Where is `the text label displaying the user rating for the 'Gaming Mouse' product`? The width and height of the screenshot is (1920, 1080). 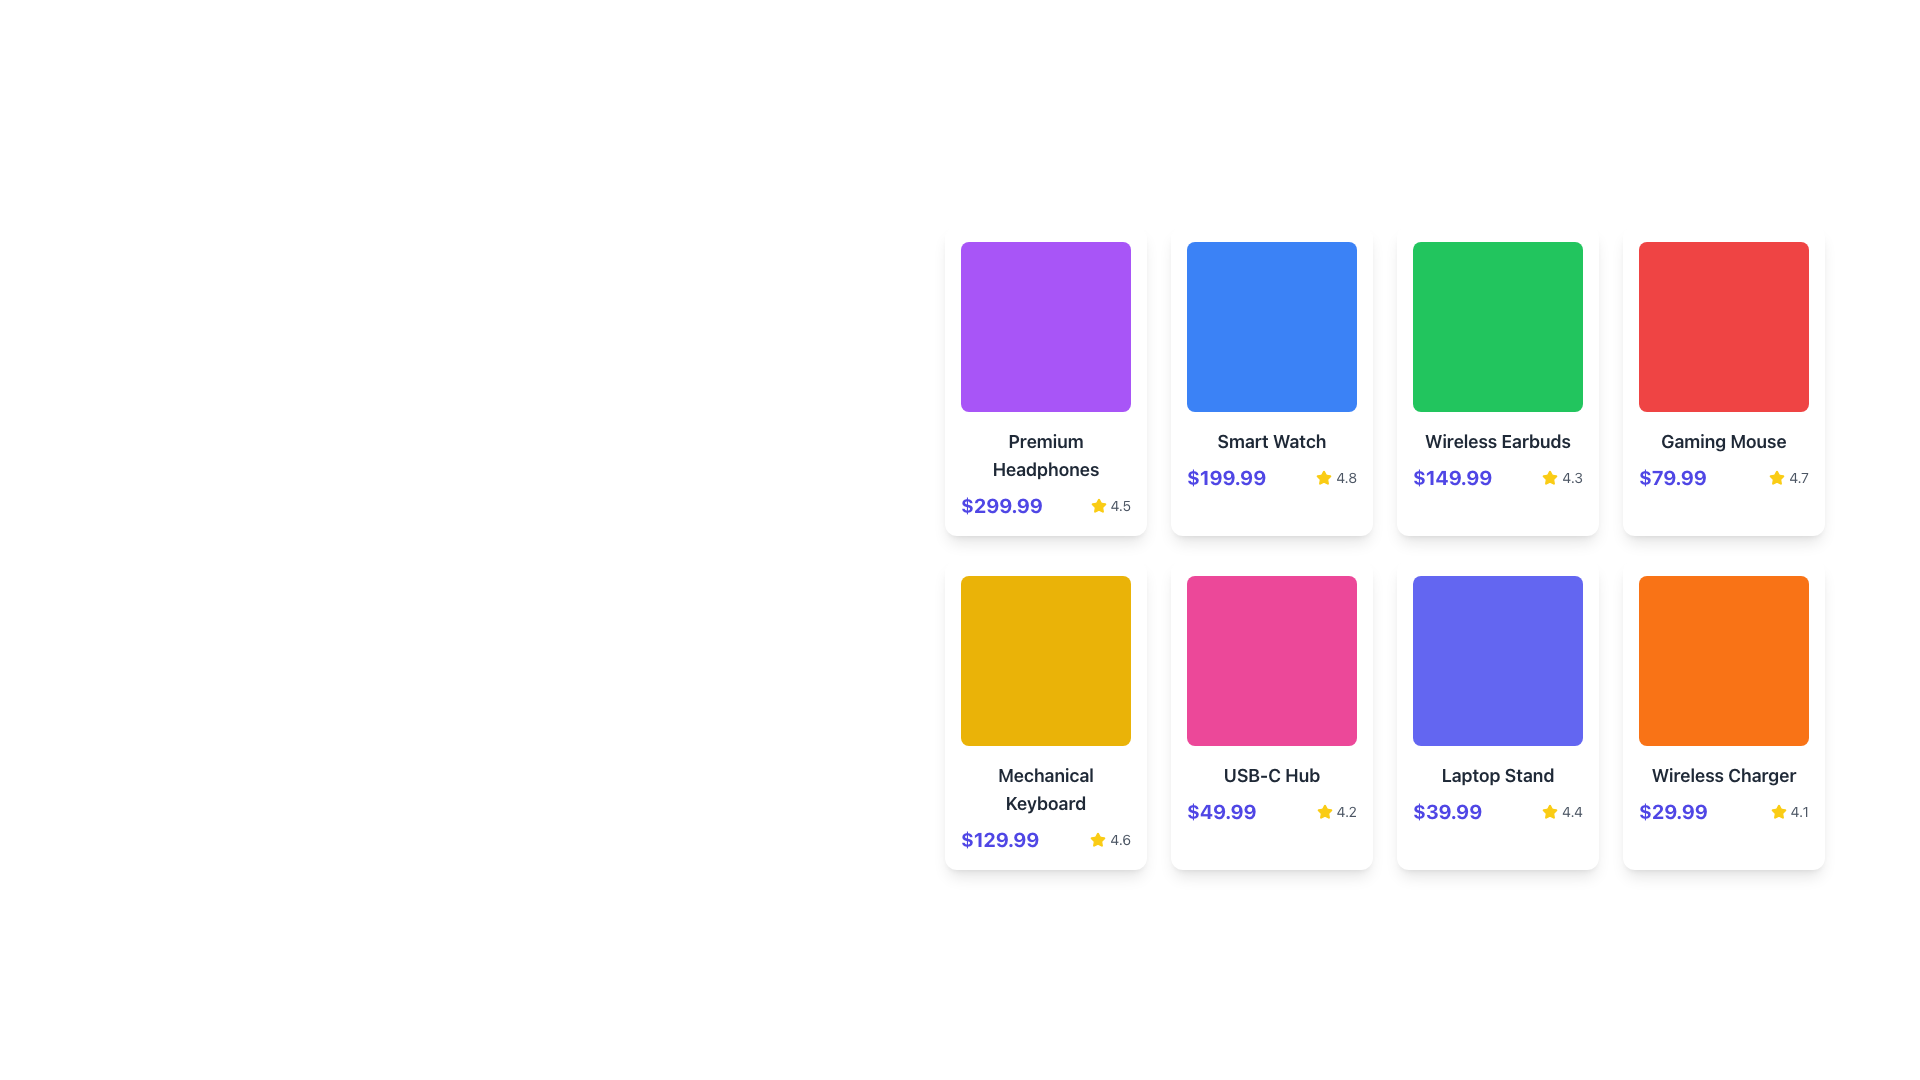
the text label displaying the user rating for the 'Gaming Mouse' product is located at coordinates (1789, 478).